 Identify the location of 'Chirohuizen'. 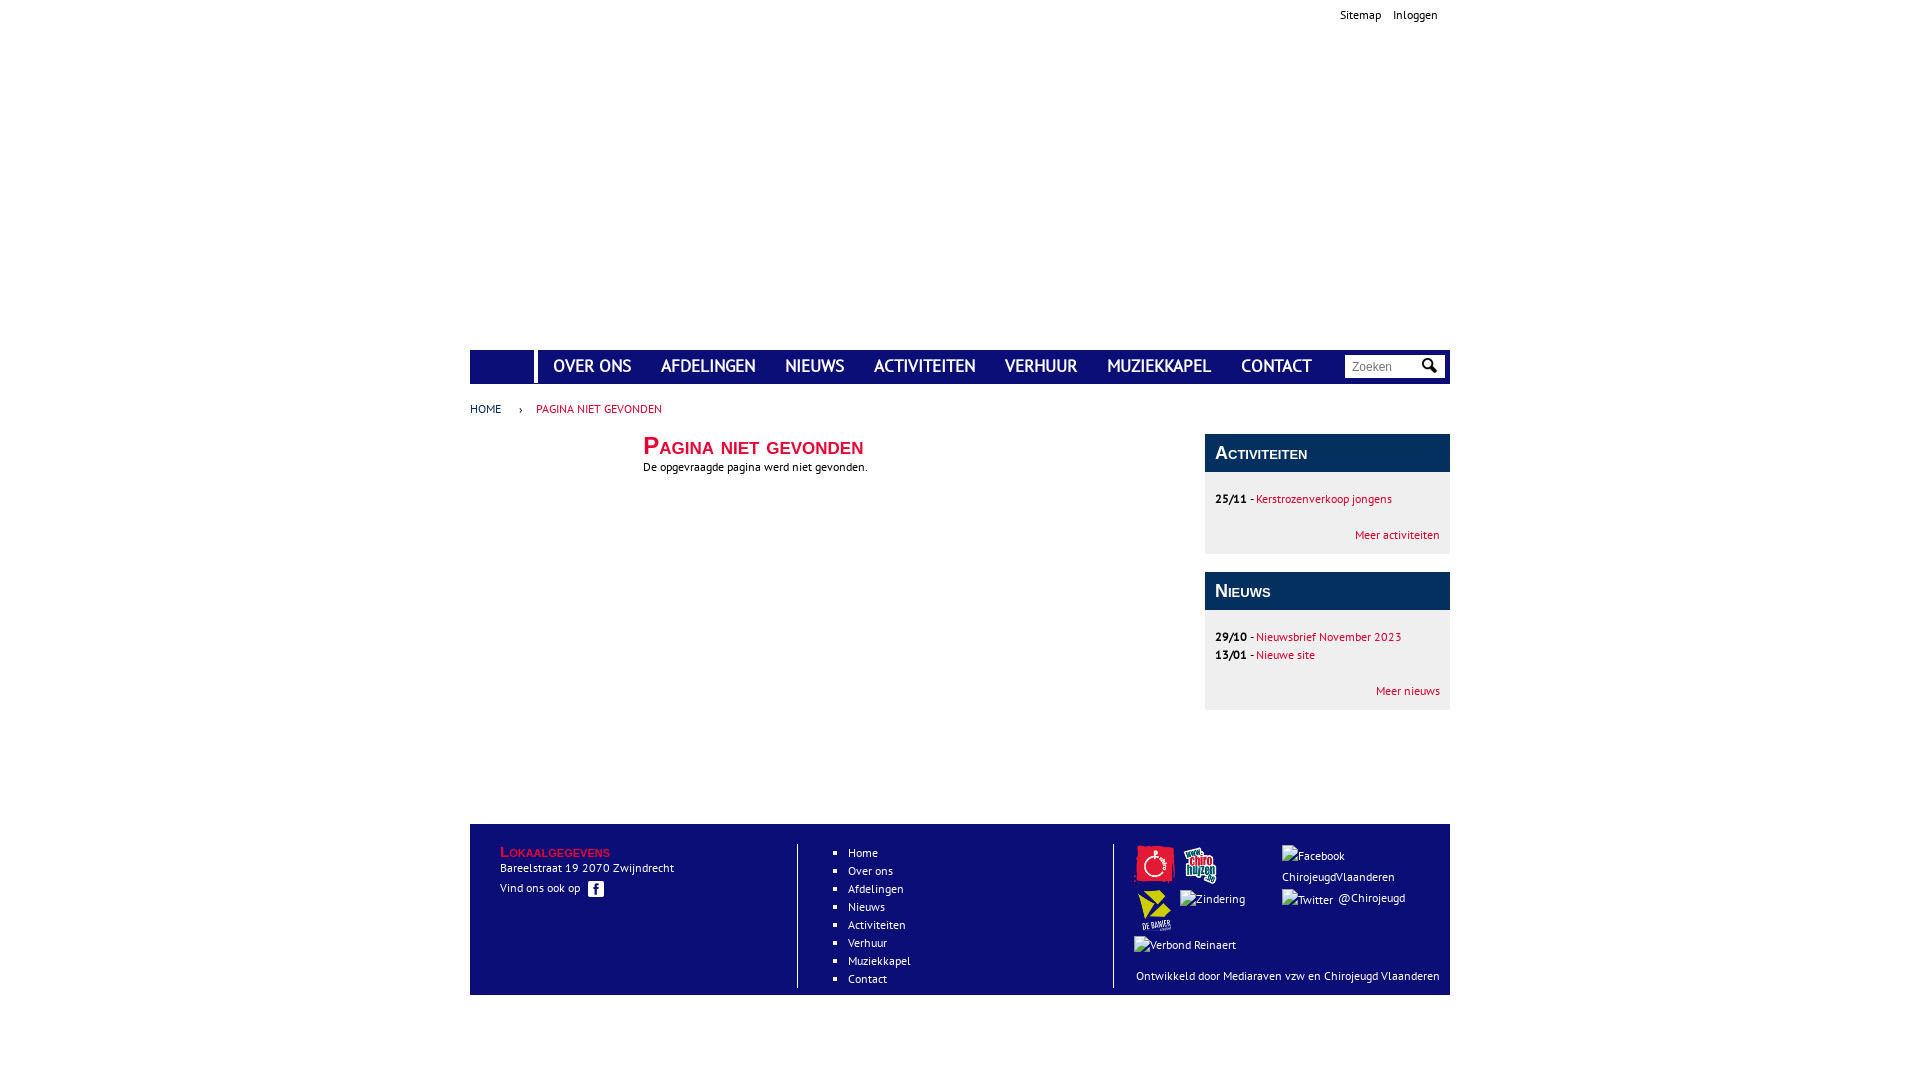
(1200, 863).